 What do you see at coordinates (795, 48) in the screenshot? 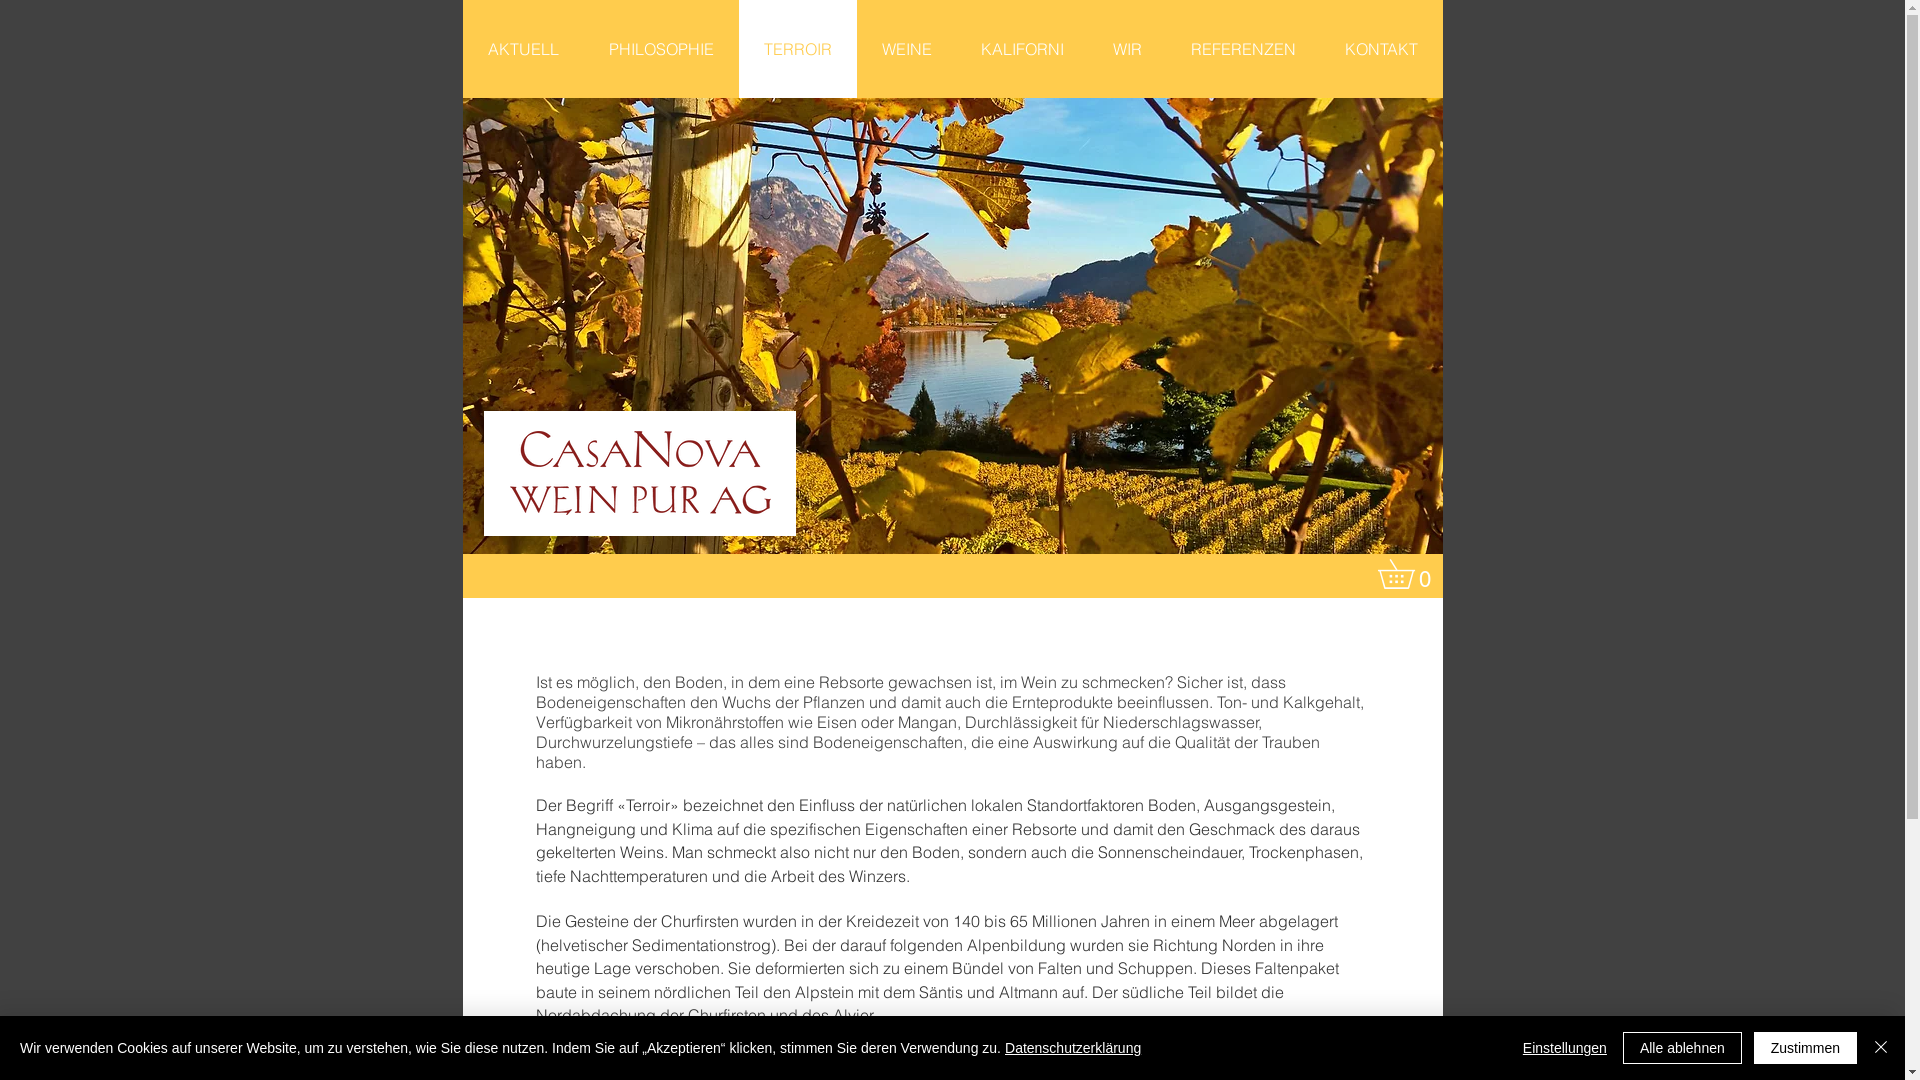
I see `'TERROIR'` at bounding box center [795, 48].